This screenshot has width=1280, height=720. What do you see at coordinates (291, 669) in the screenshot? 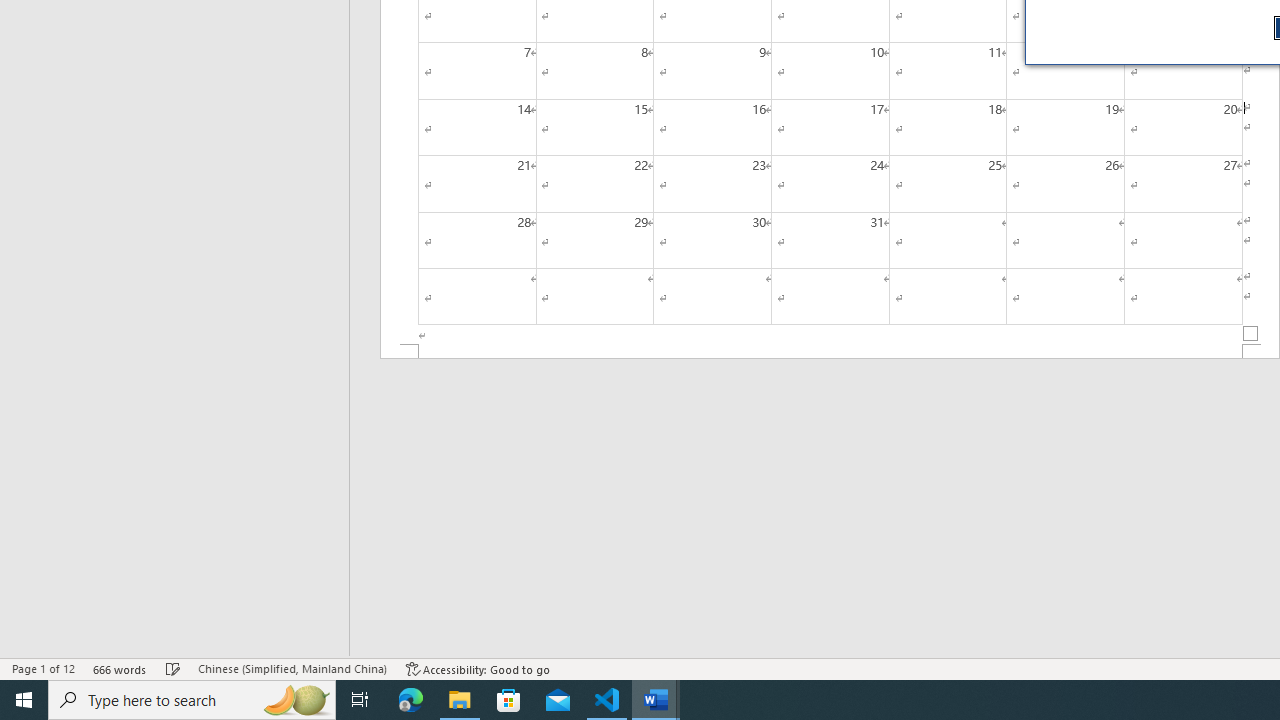
I see `'Language Chinese (Simplified, Mainland China)'` at bounding box center [291, 669].